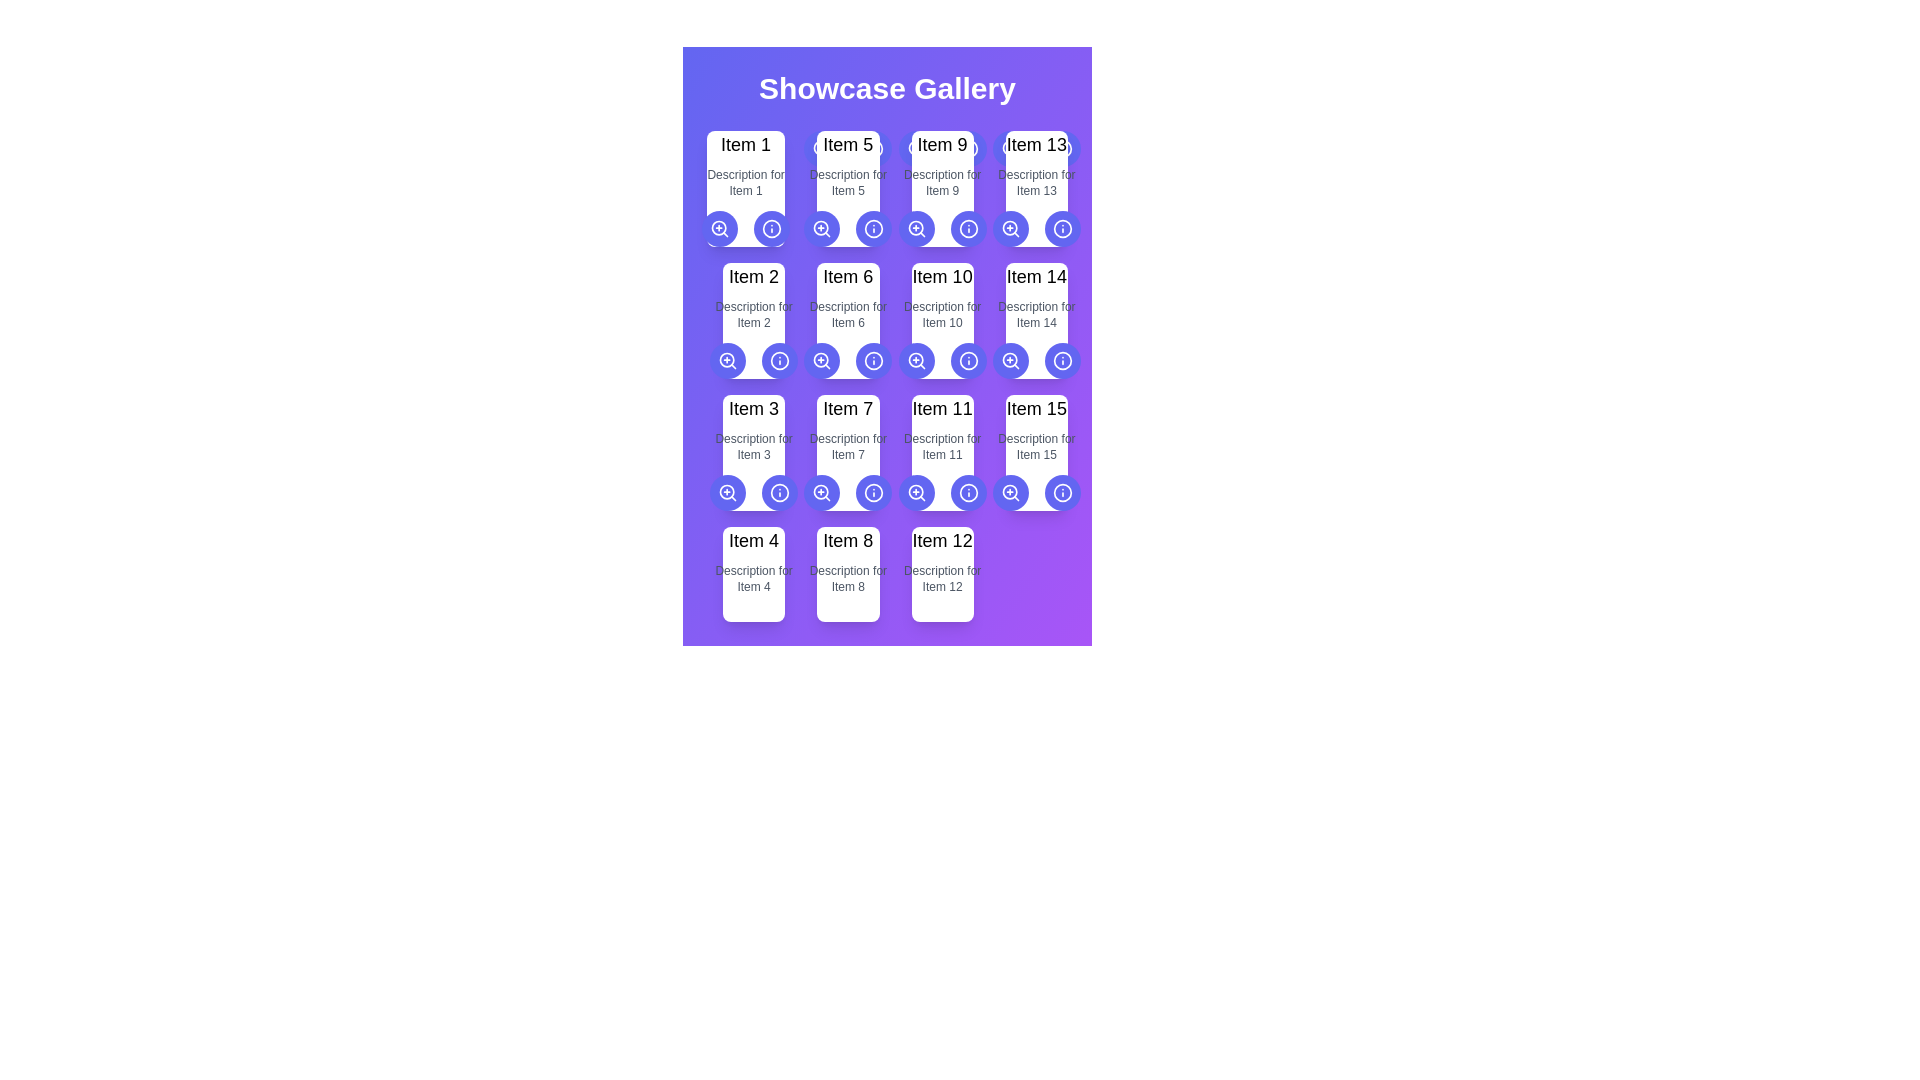 Image resolution: width=1920 pixels, height=1080 pixels. I want to click on the blue circular button containing the 'i' icon located in the fourth column and fourth row of the item list grid, so click(1061, 361).